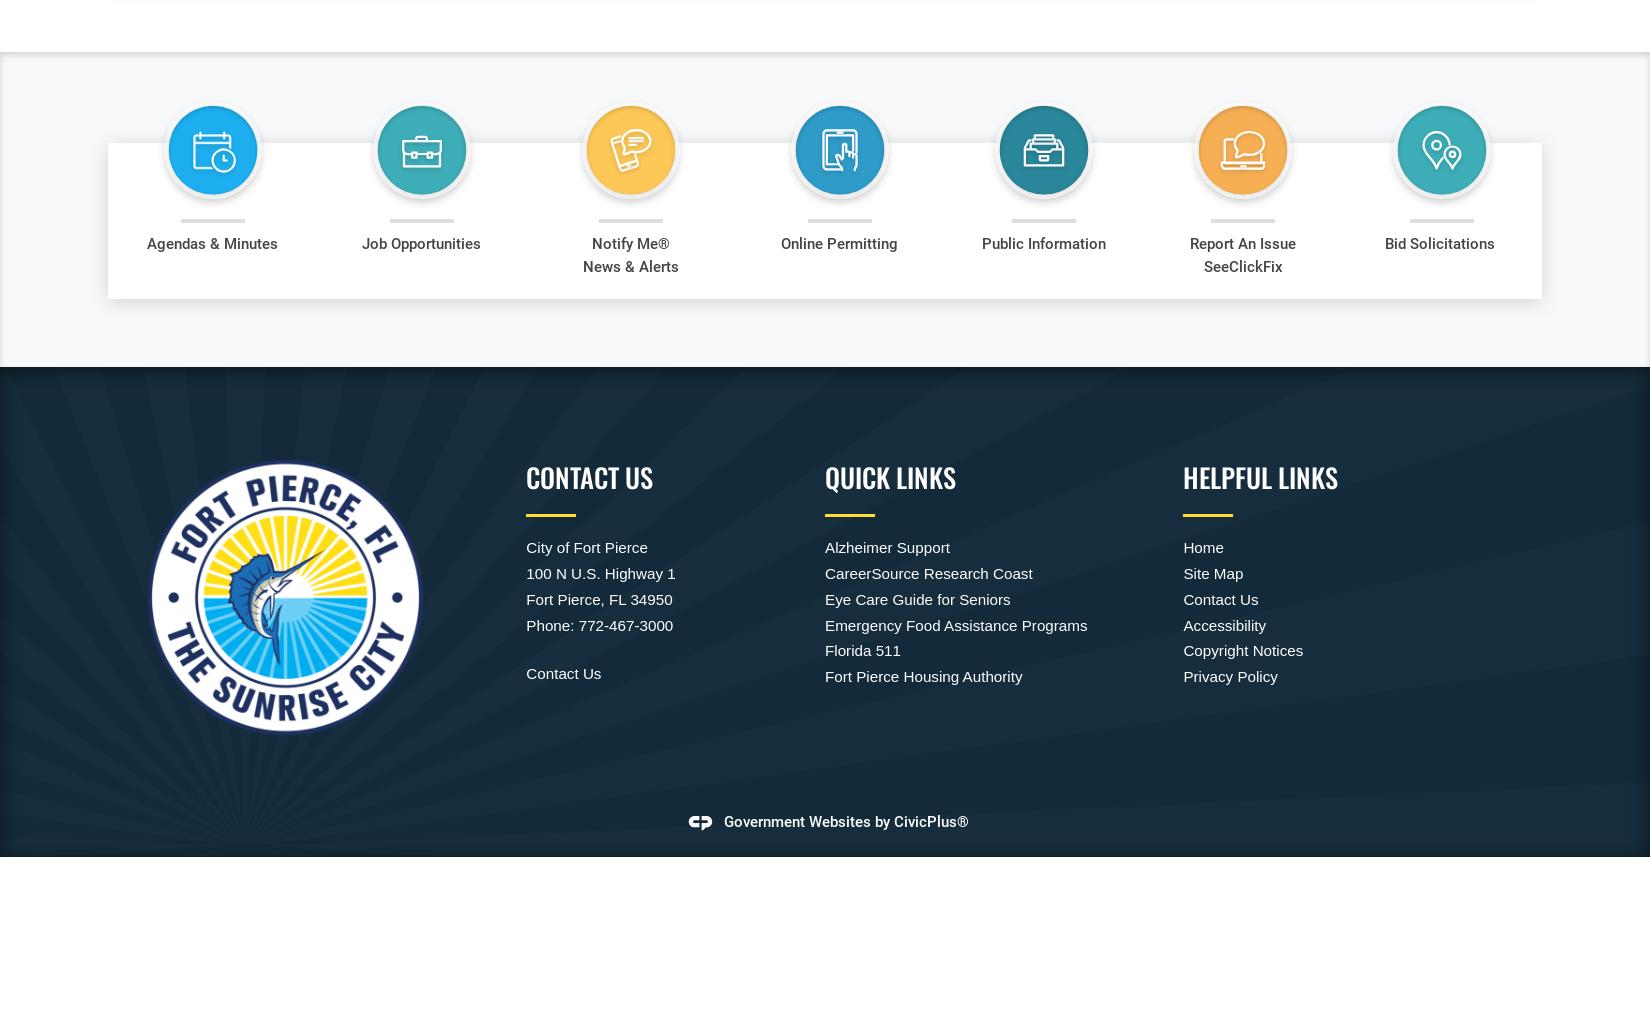 The image size is (1650, 1017). I want to click on 'Government Websites by', so click(807, 821).